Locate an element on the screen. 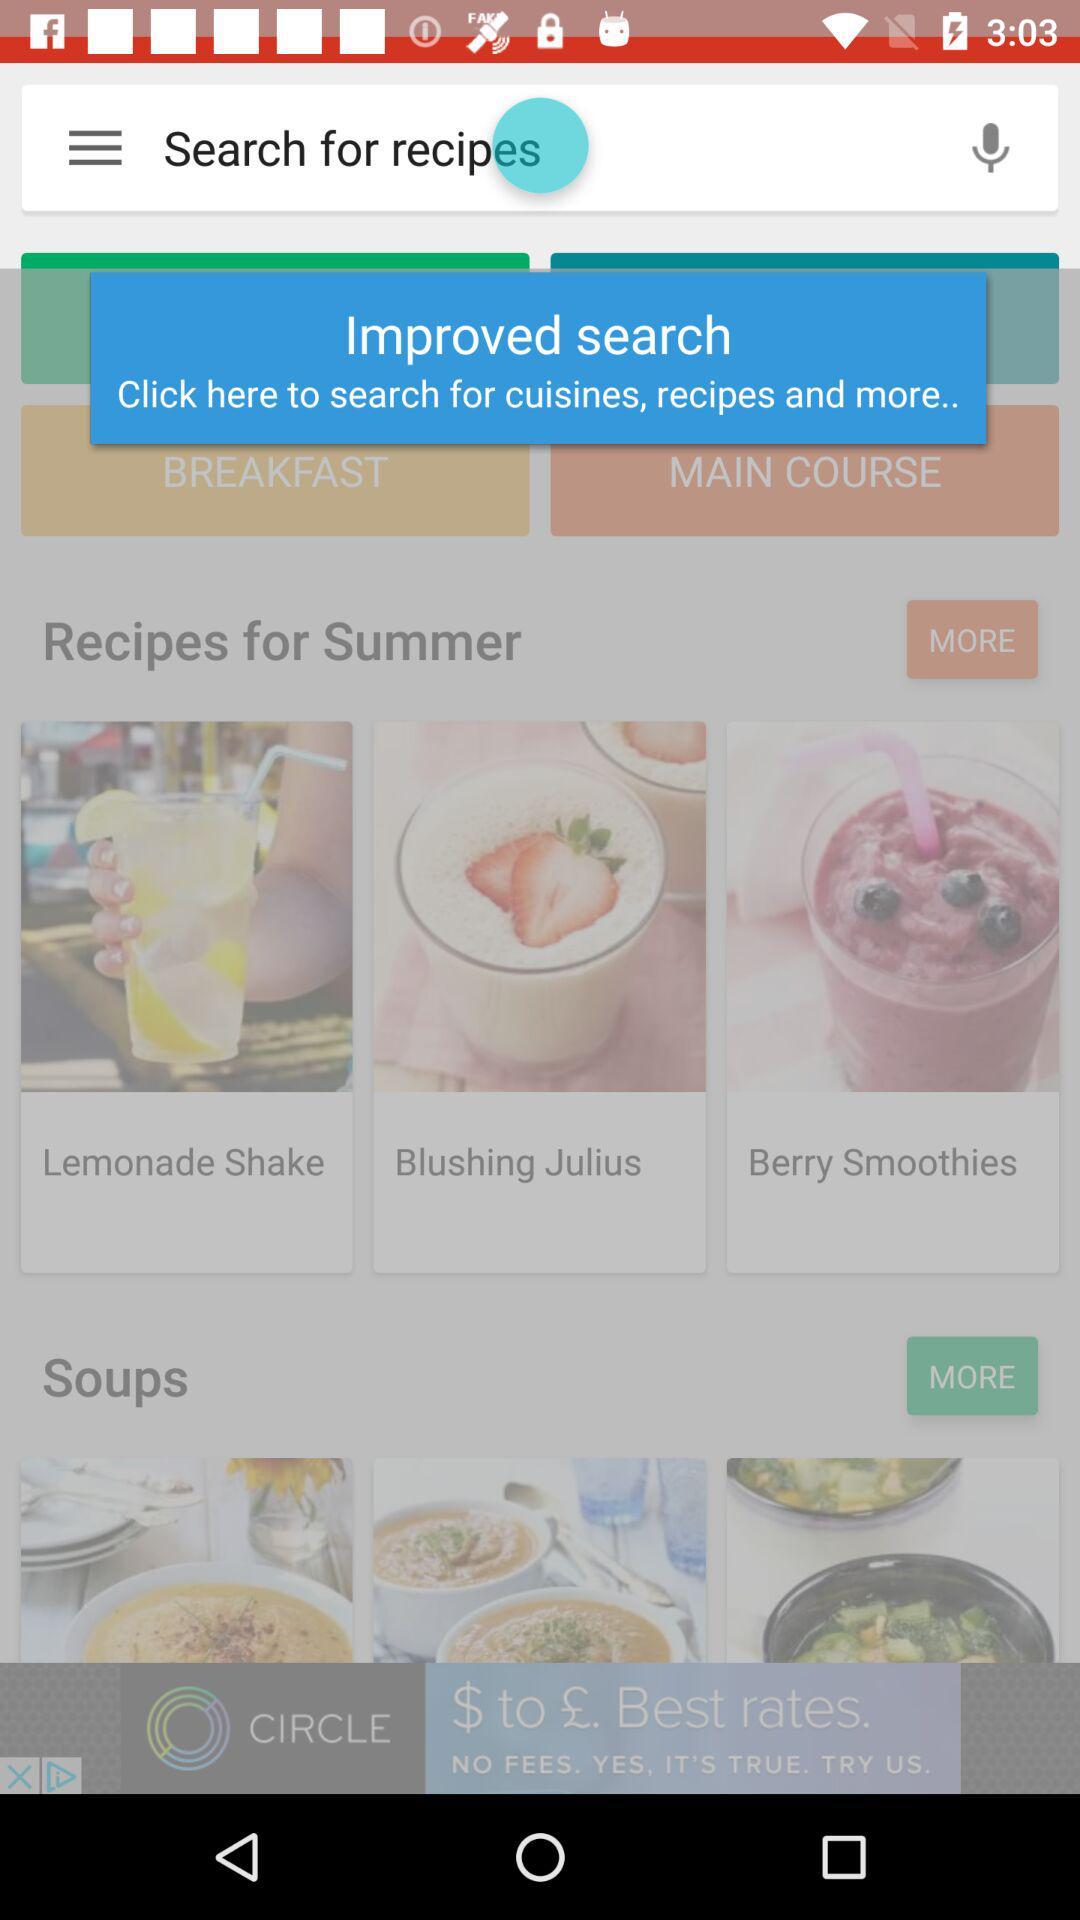  the microphone icon is located at coordinates (990, 146).